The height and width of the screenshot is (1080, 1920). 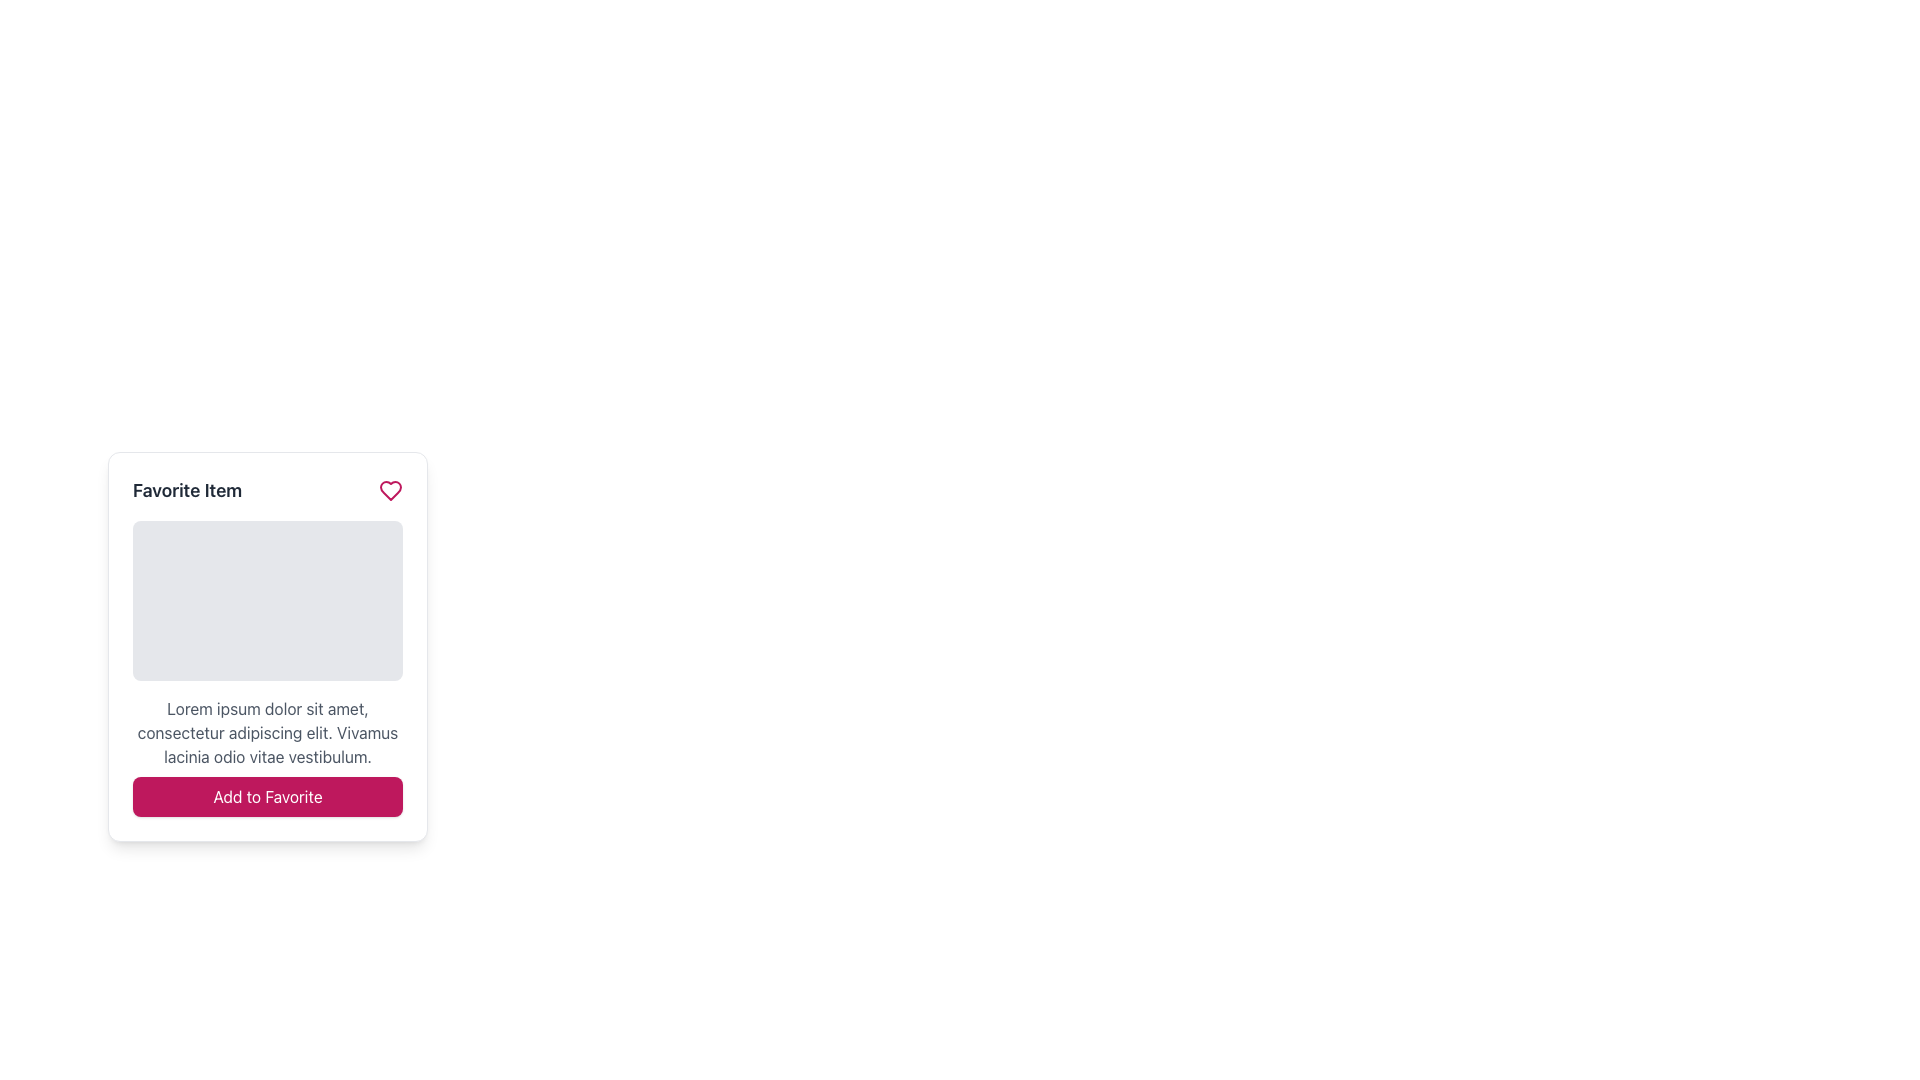 I want to click on the 'Favorite Item' text label, which is prominently displayed in a bold and larger font, indicating it might be the title of a section or item, so click(x=187, y=490).